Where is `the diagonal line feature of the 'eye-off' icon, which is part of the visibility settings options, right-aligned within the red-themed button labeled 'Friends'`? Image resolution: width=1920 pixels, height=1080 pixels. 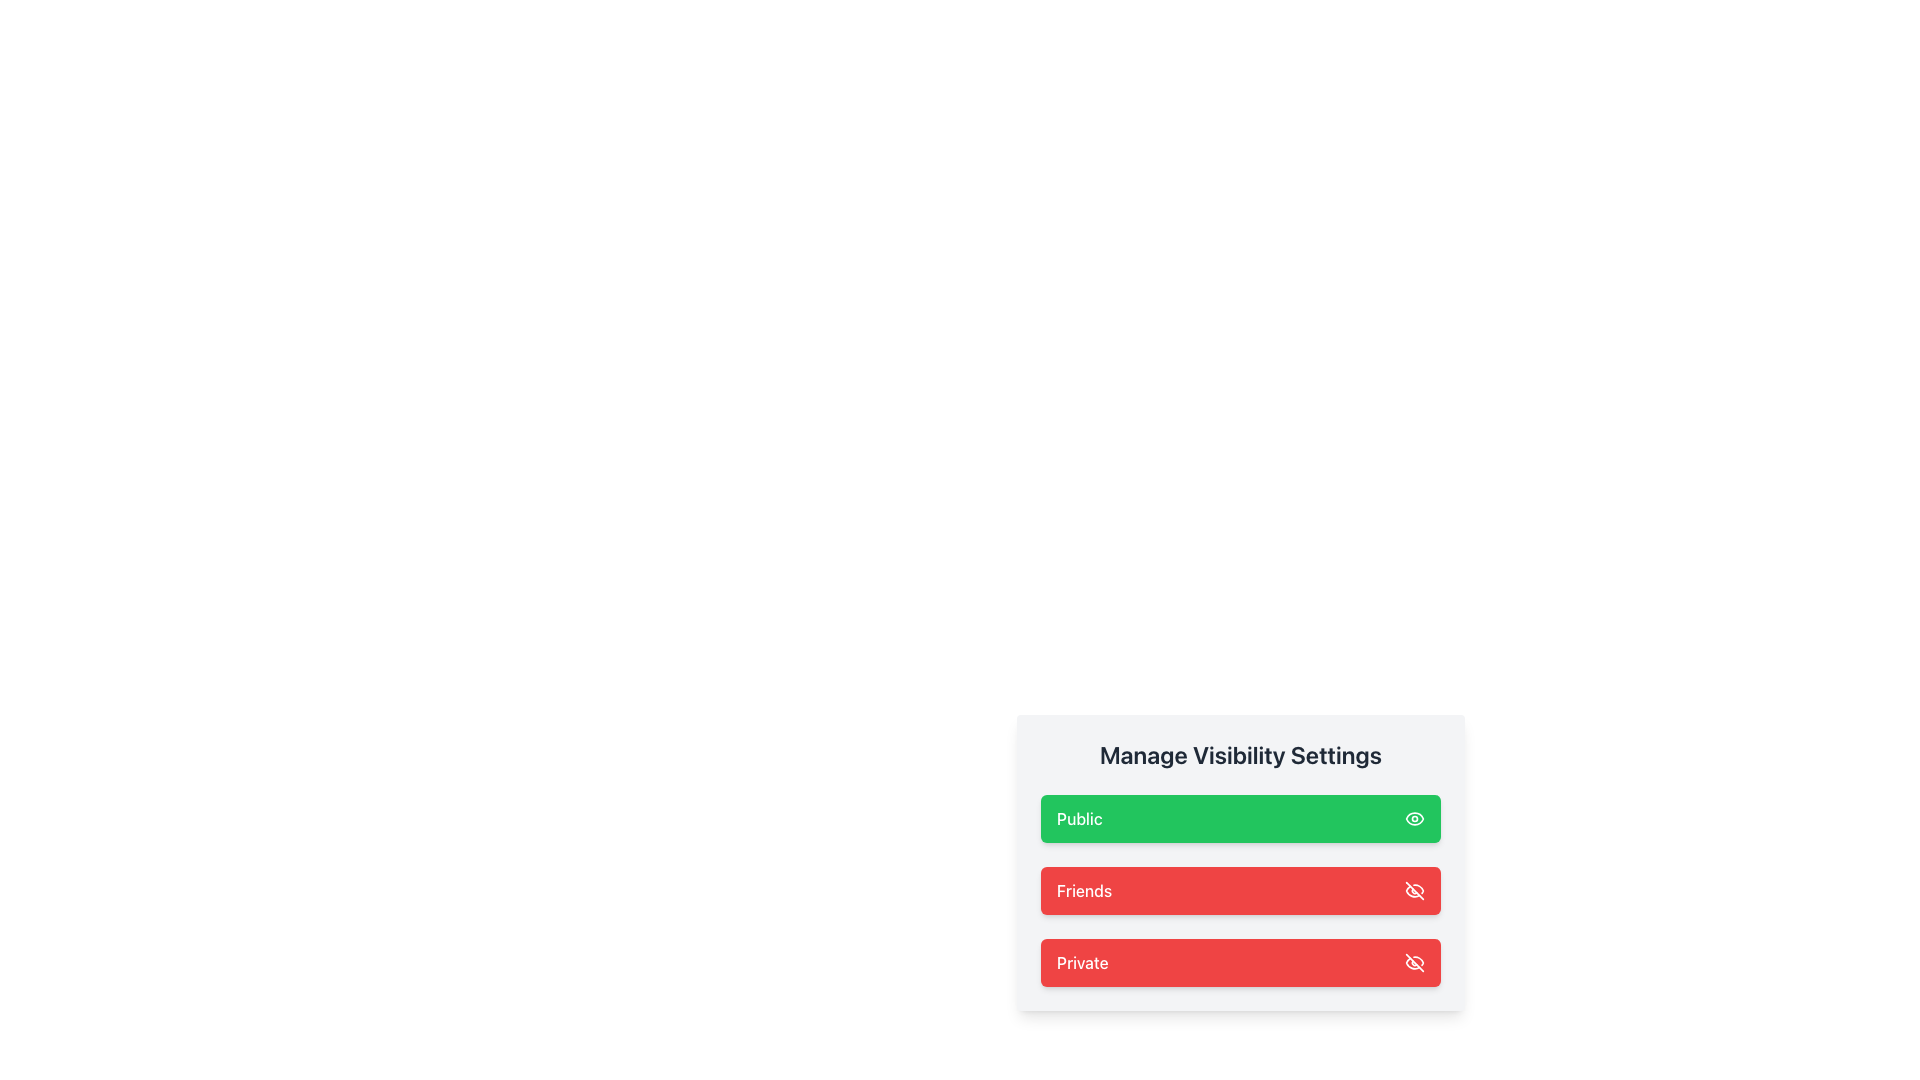
the diagonal line feature of the 'eye-off' icon, which is part of the visibility settings options, right-aligned within the red-themed button labeled 'Friends' is located at coordinates (1414, 962).